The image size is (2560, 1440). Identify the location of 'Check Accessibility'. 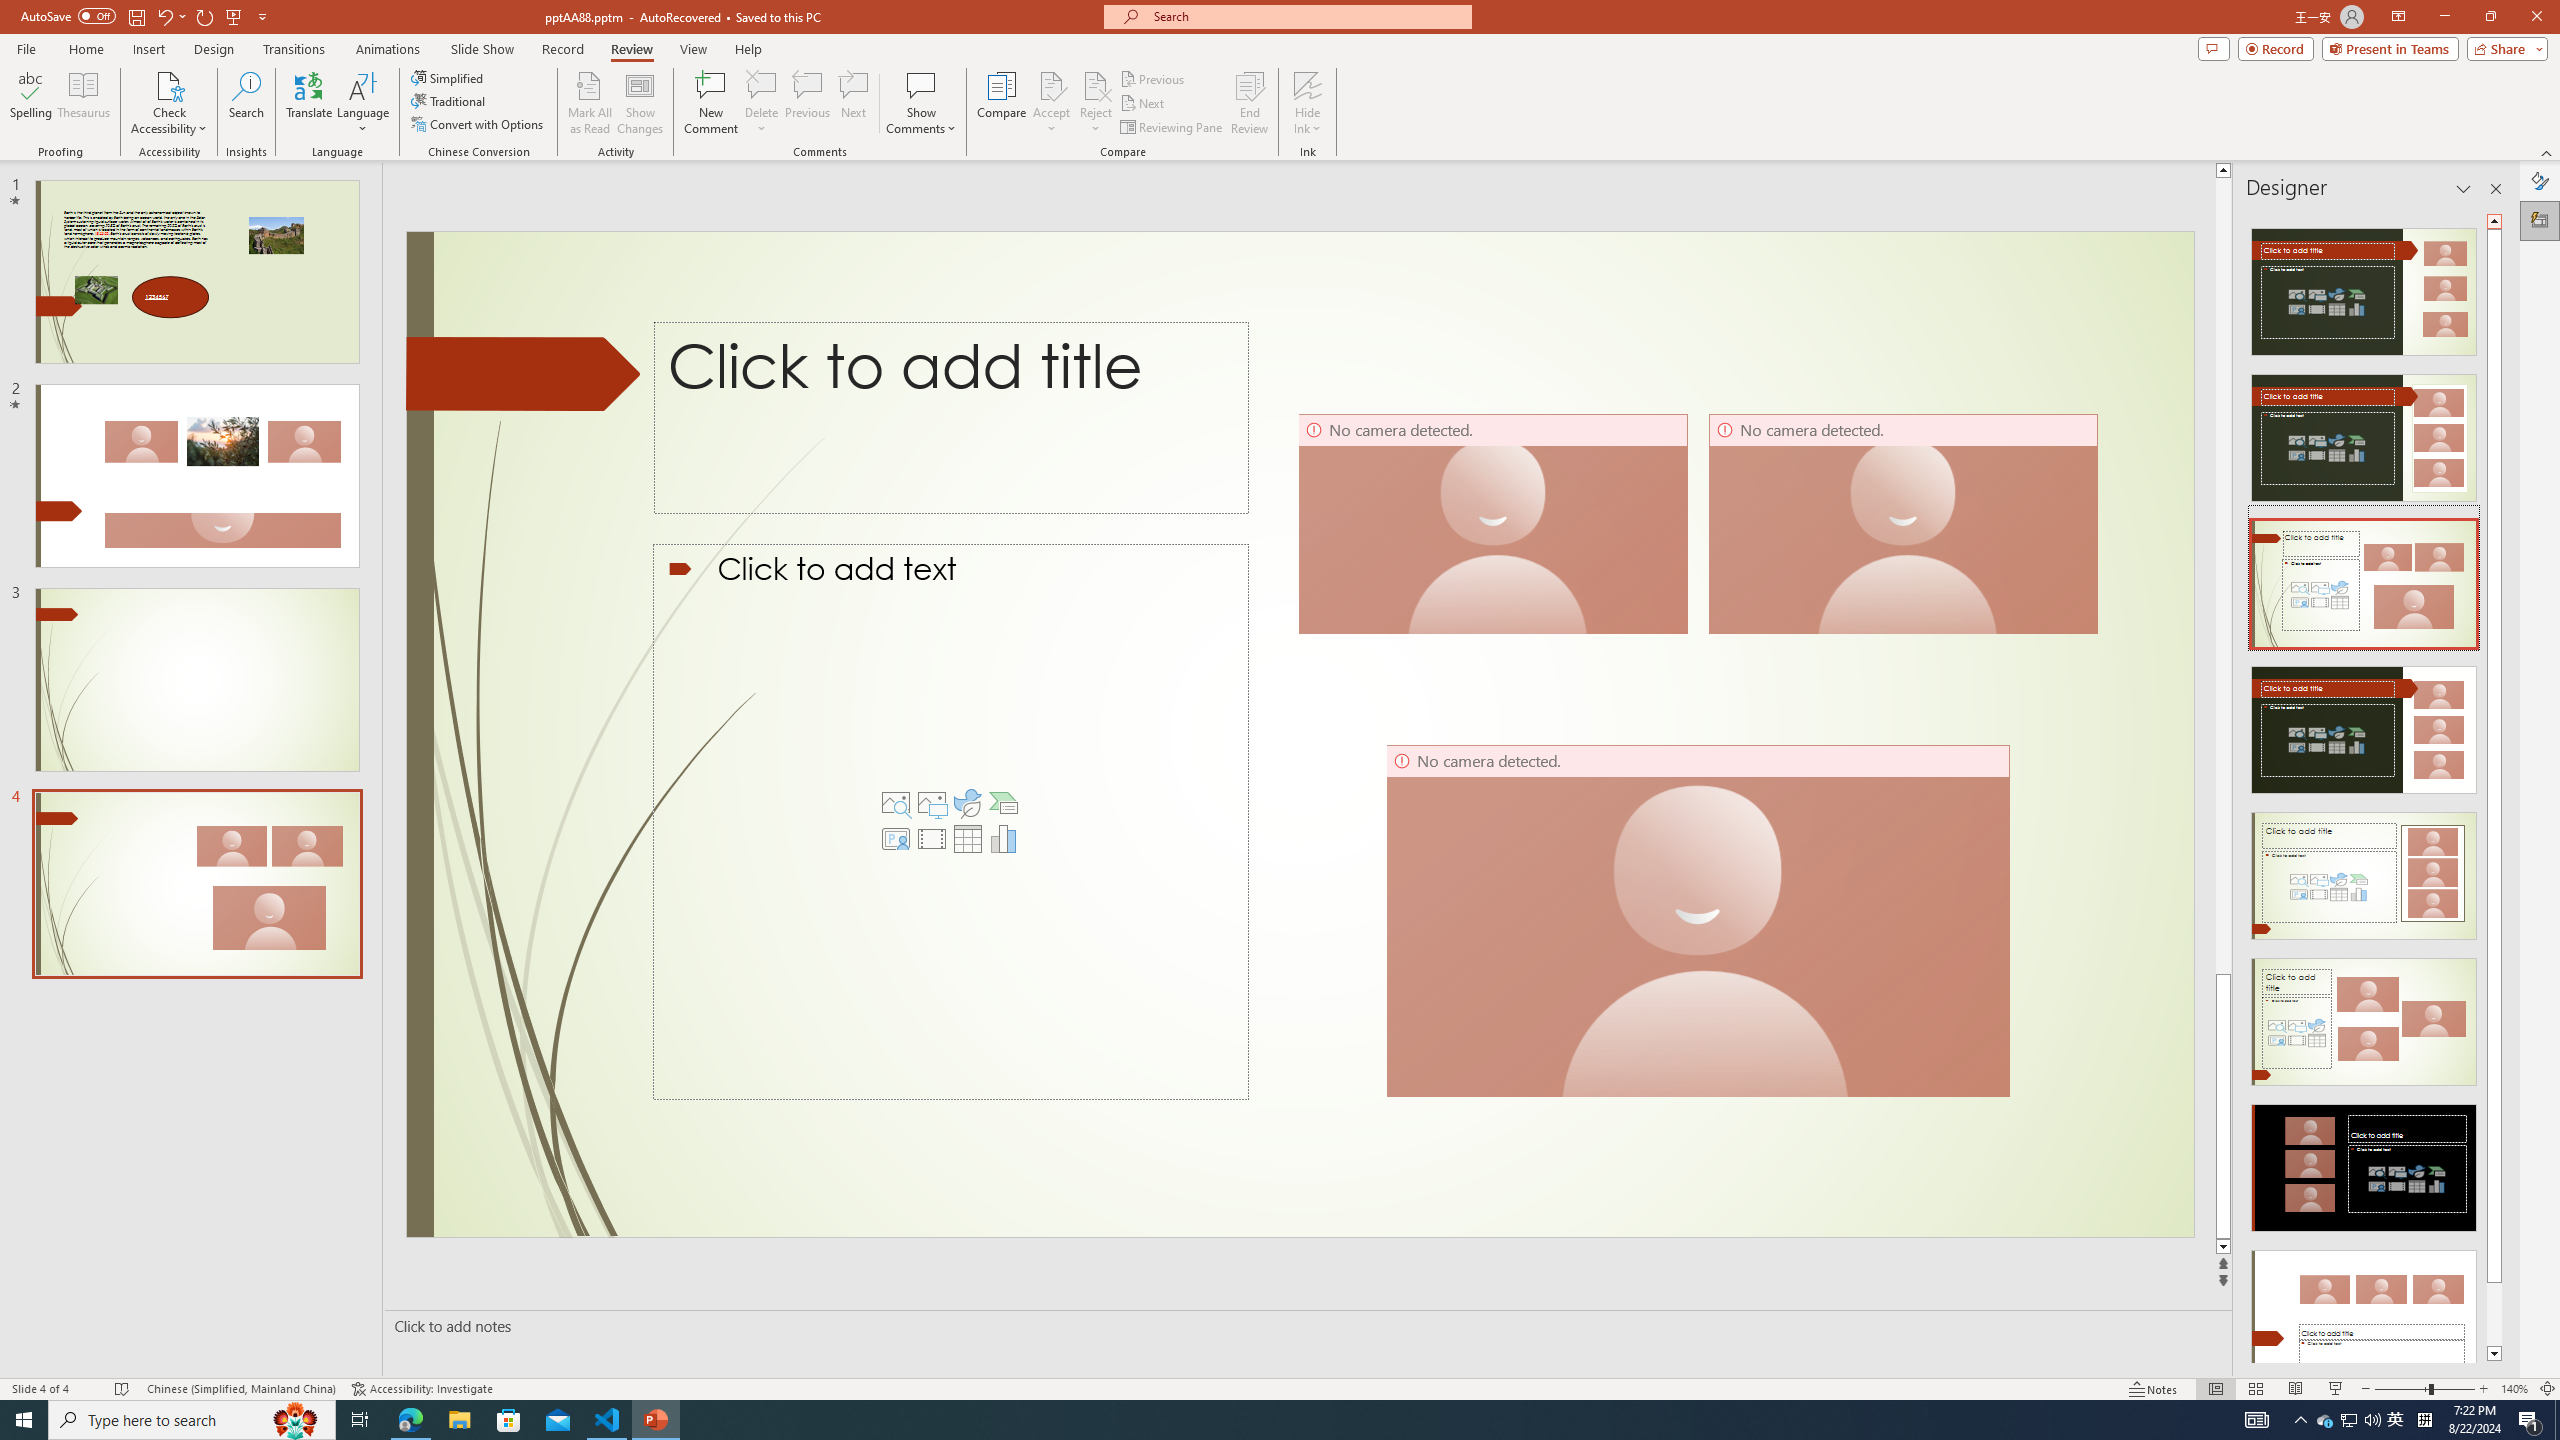
(167, 84).